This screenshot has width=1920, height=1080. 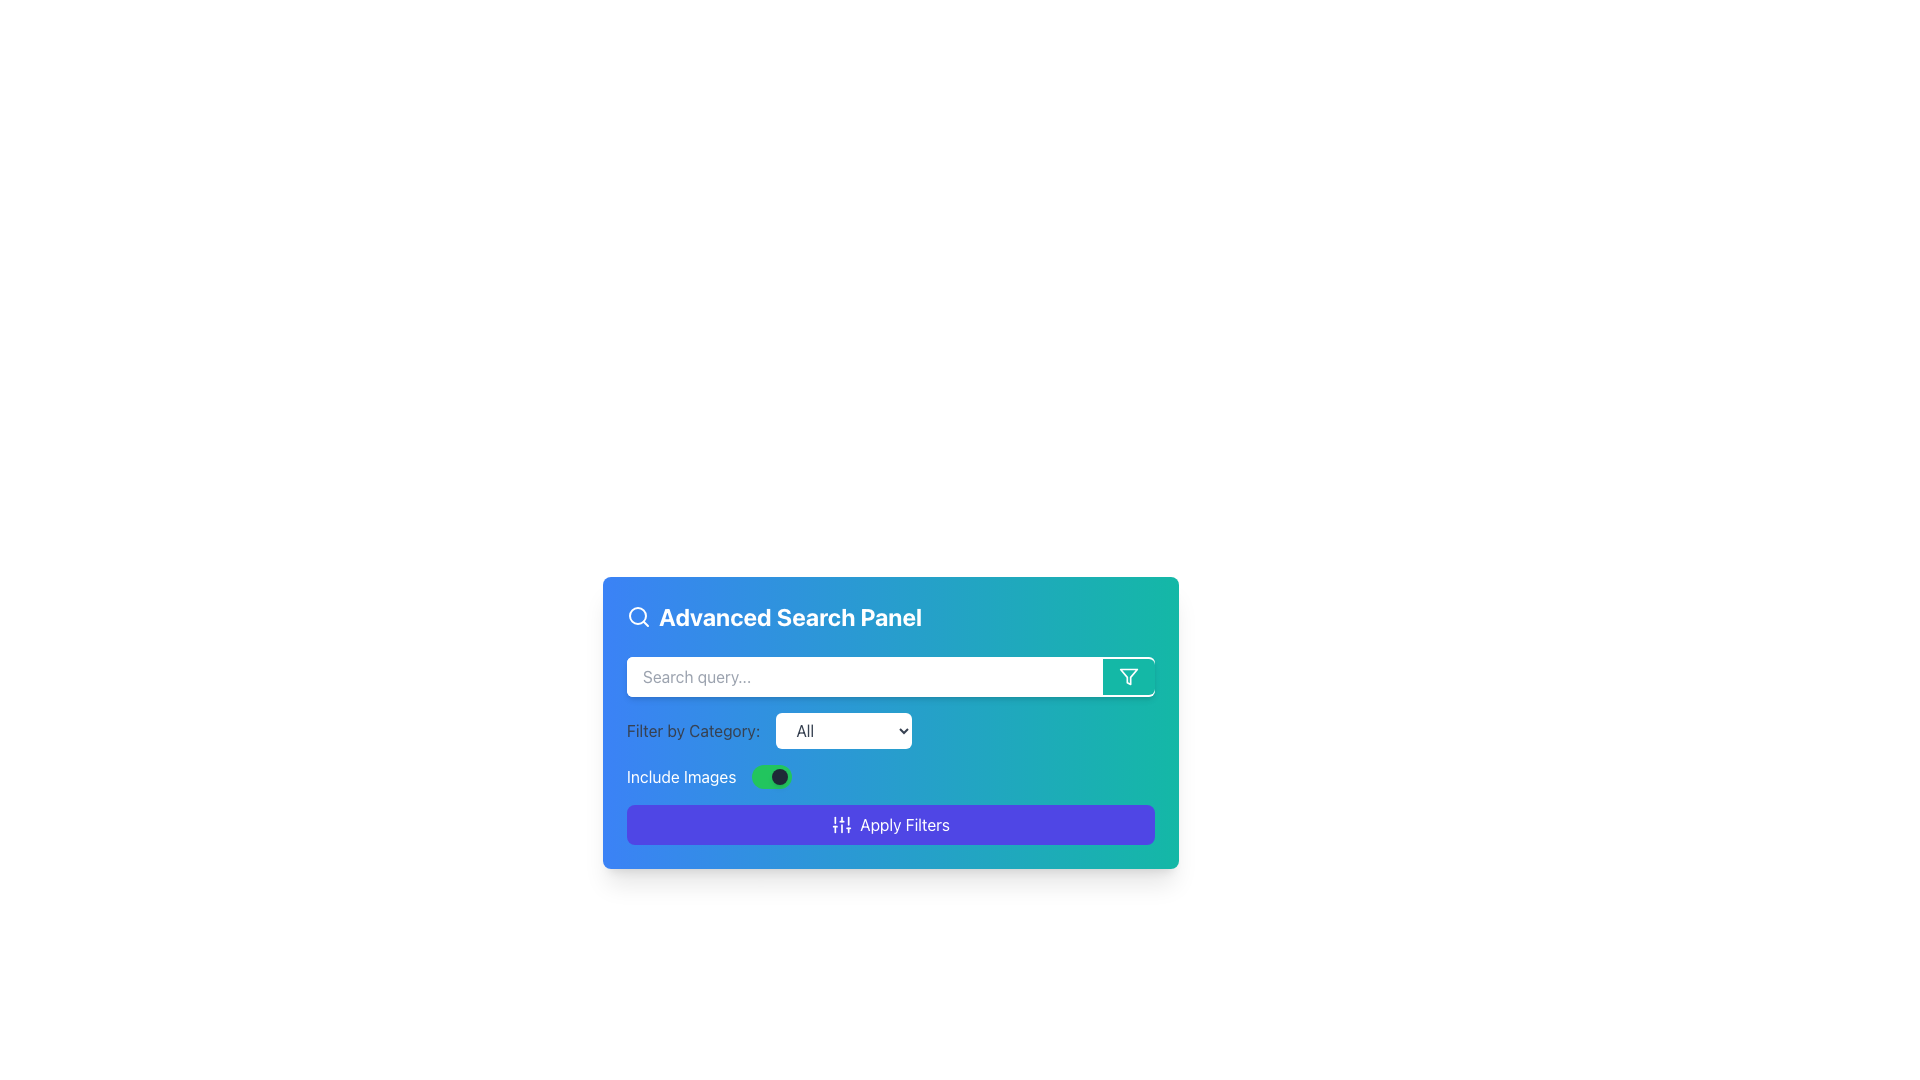 What do you see at coordinates (890, 775) in the screenshot?
I see `the toggle switch in the Advanced Search Panel` at bounding box center [890, 775].